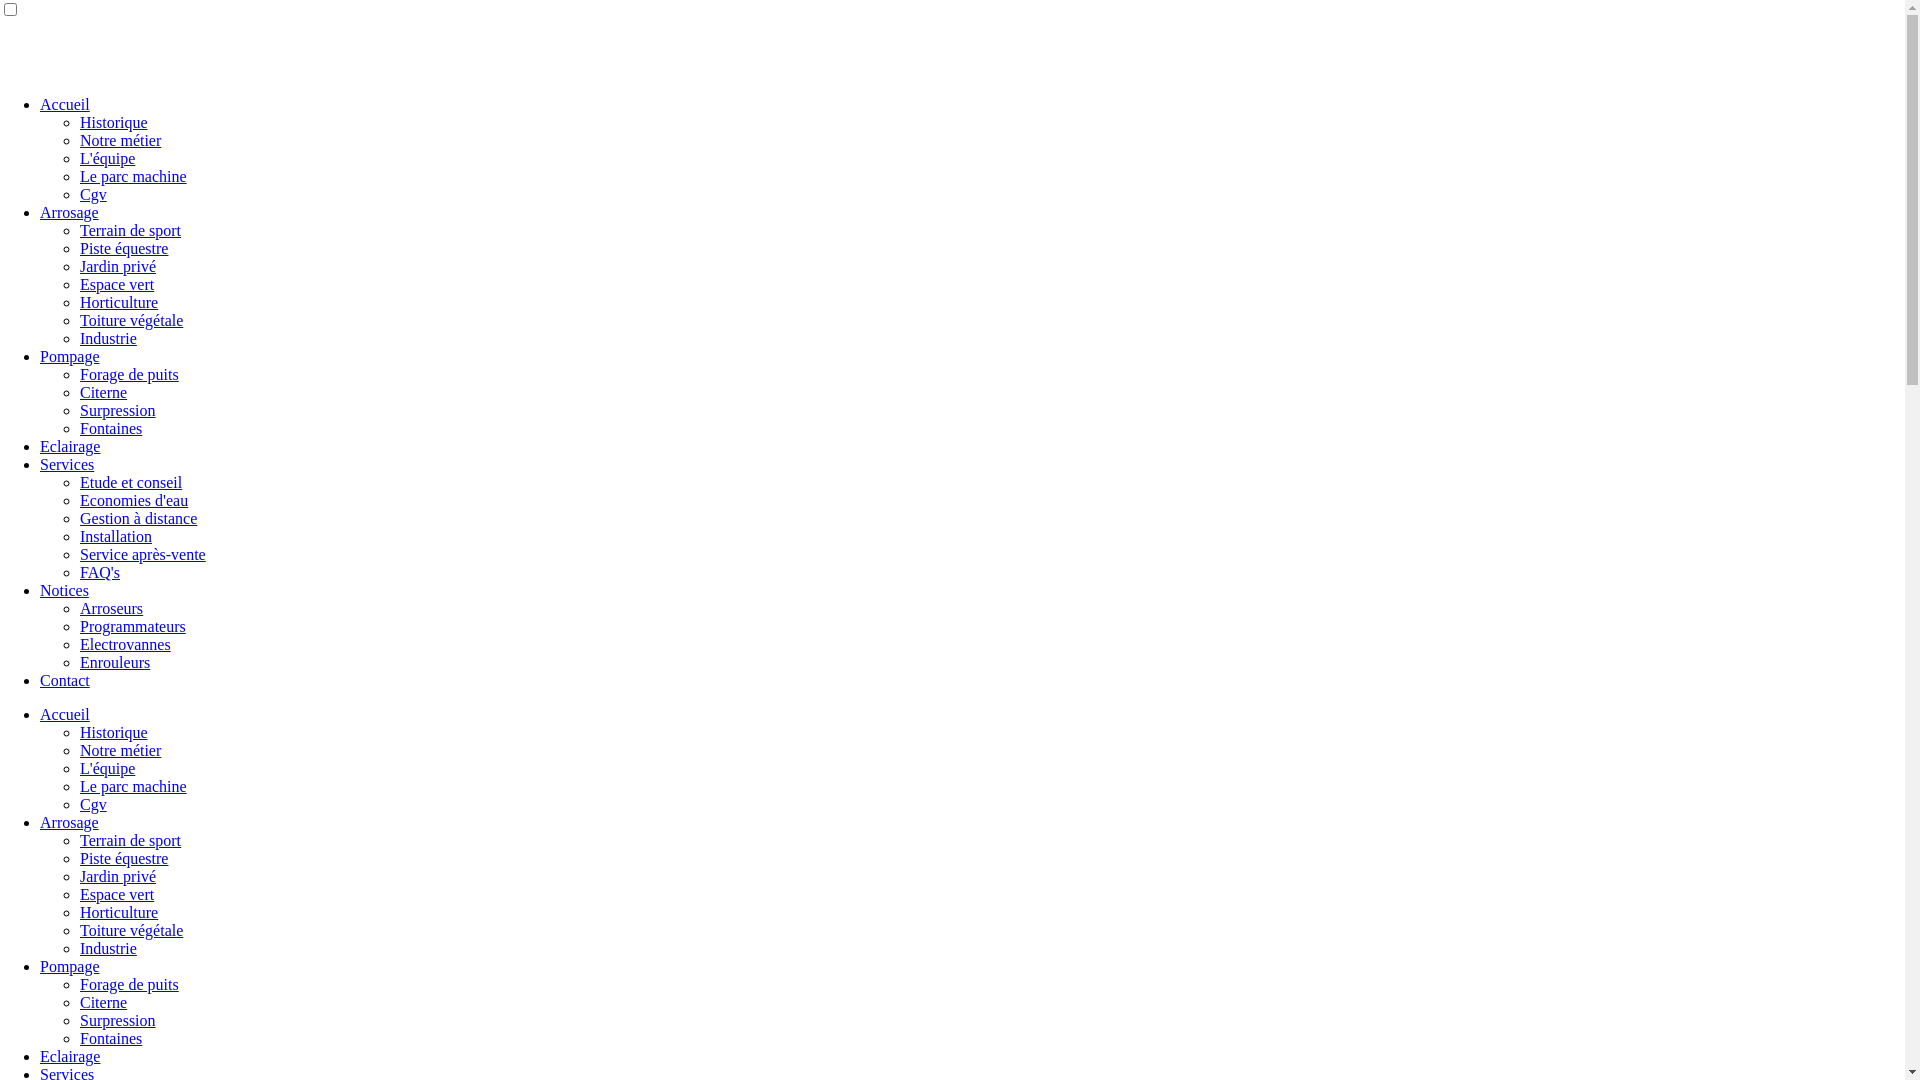 The image size is (1920, 1080). What do you see at coordinates (70, 965) in the screenshot?
I see `'Pompage'` at bounding box center [70, 965].